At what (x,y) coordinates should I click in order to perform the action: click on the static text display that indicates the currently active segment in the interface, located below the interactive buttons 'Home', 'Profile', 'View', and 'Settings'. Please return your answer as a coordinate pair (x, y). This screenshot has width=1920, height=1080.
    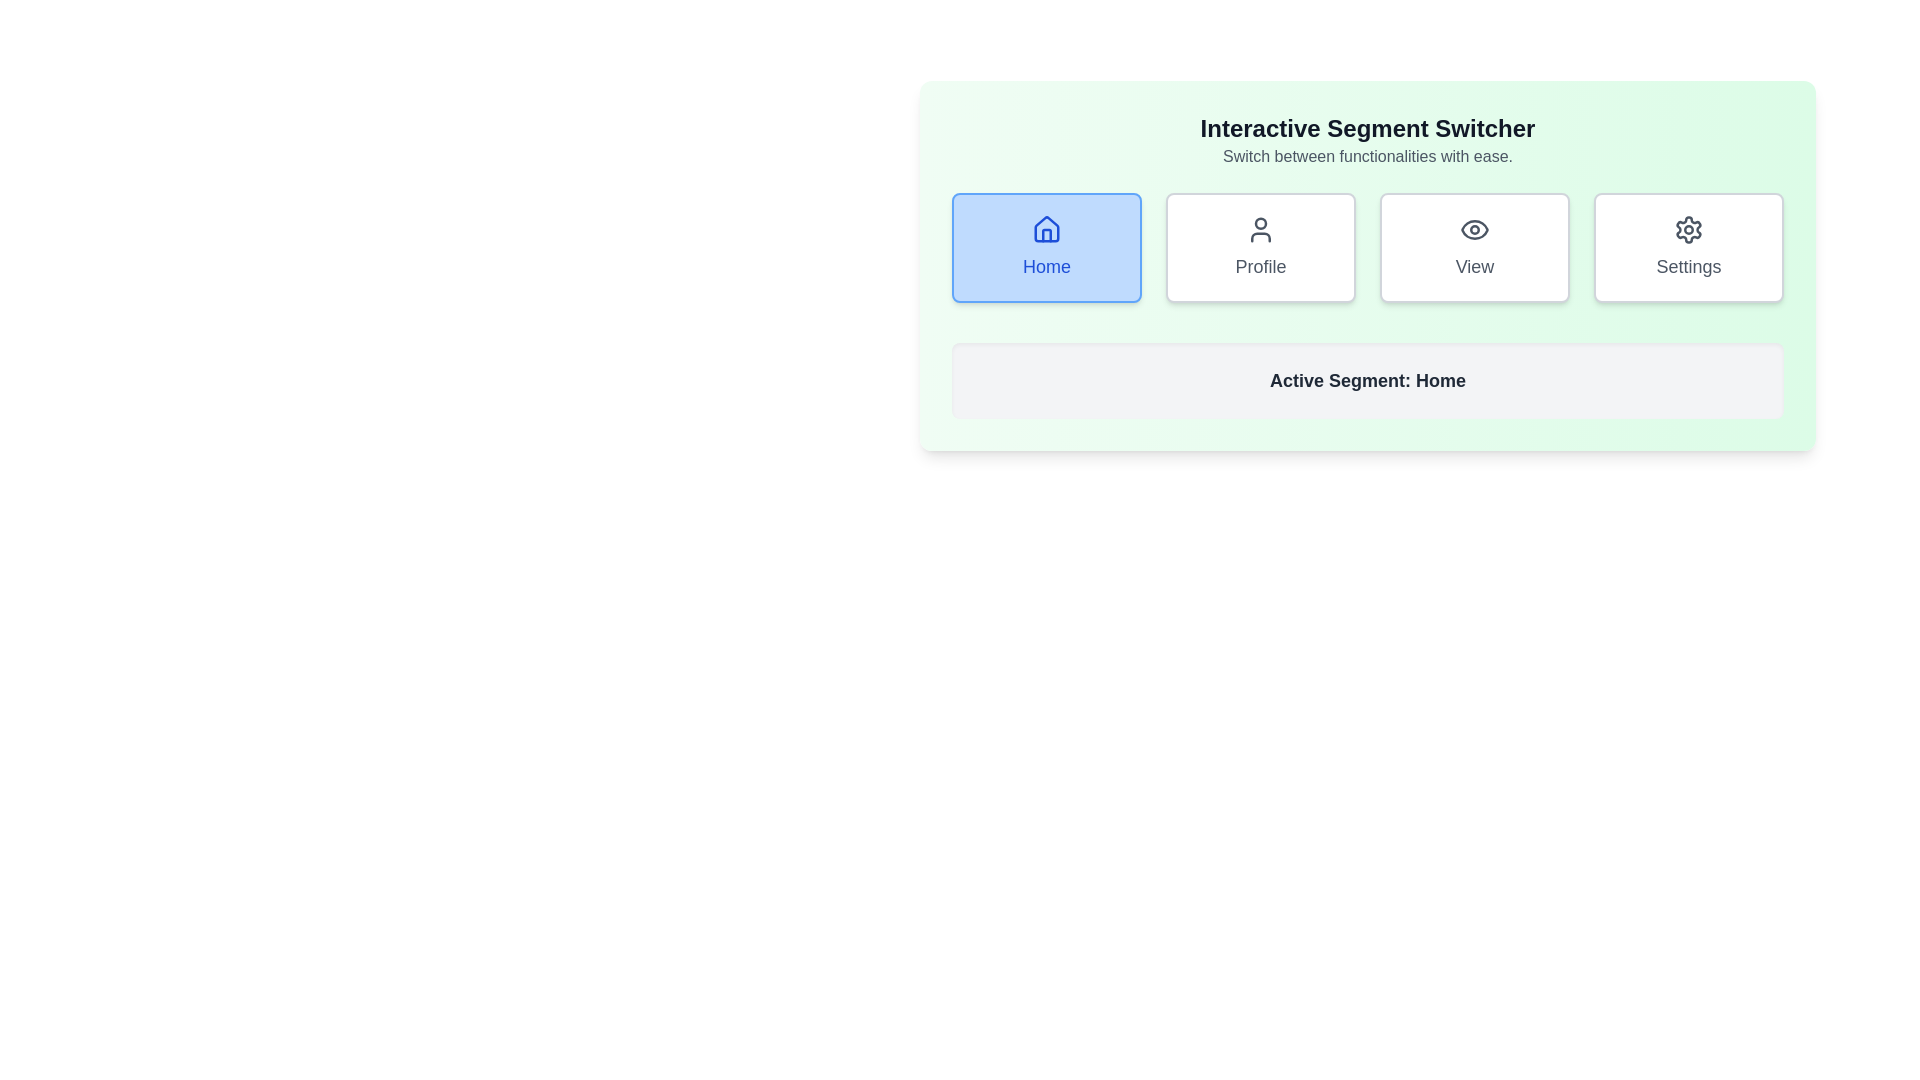
    Looking at the image, I should click on (1367, 381).